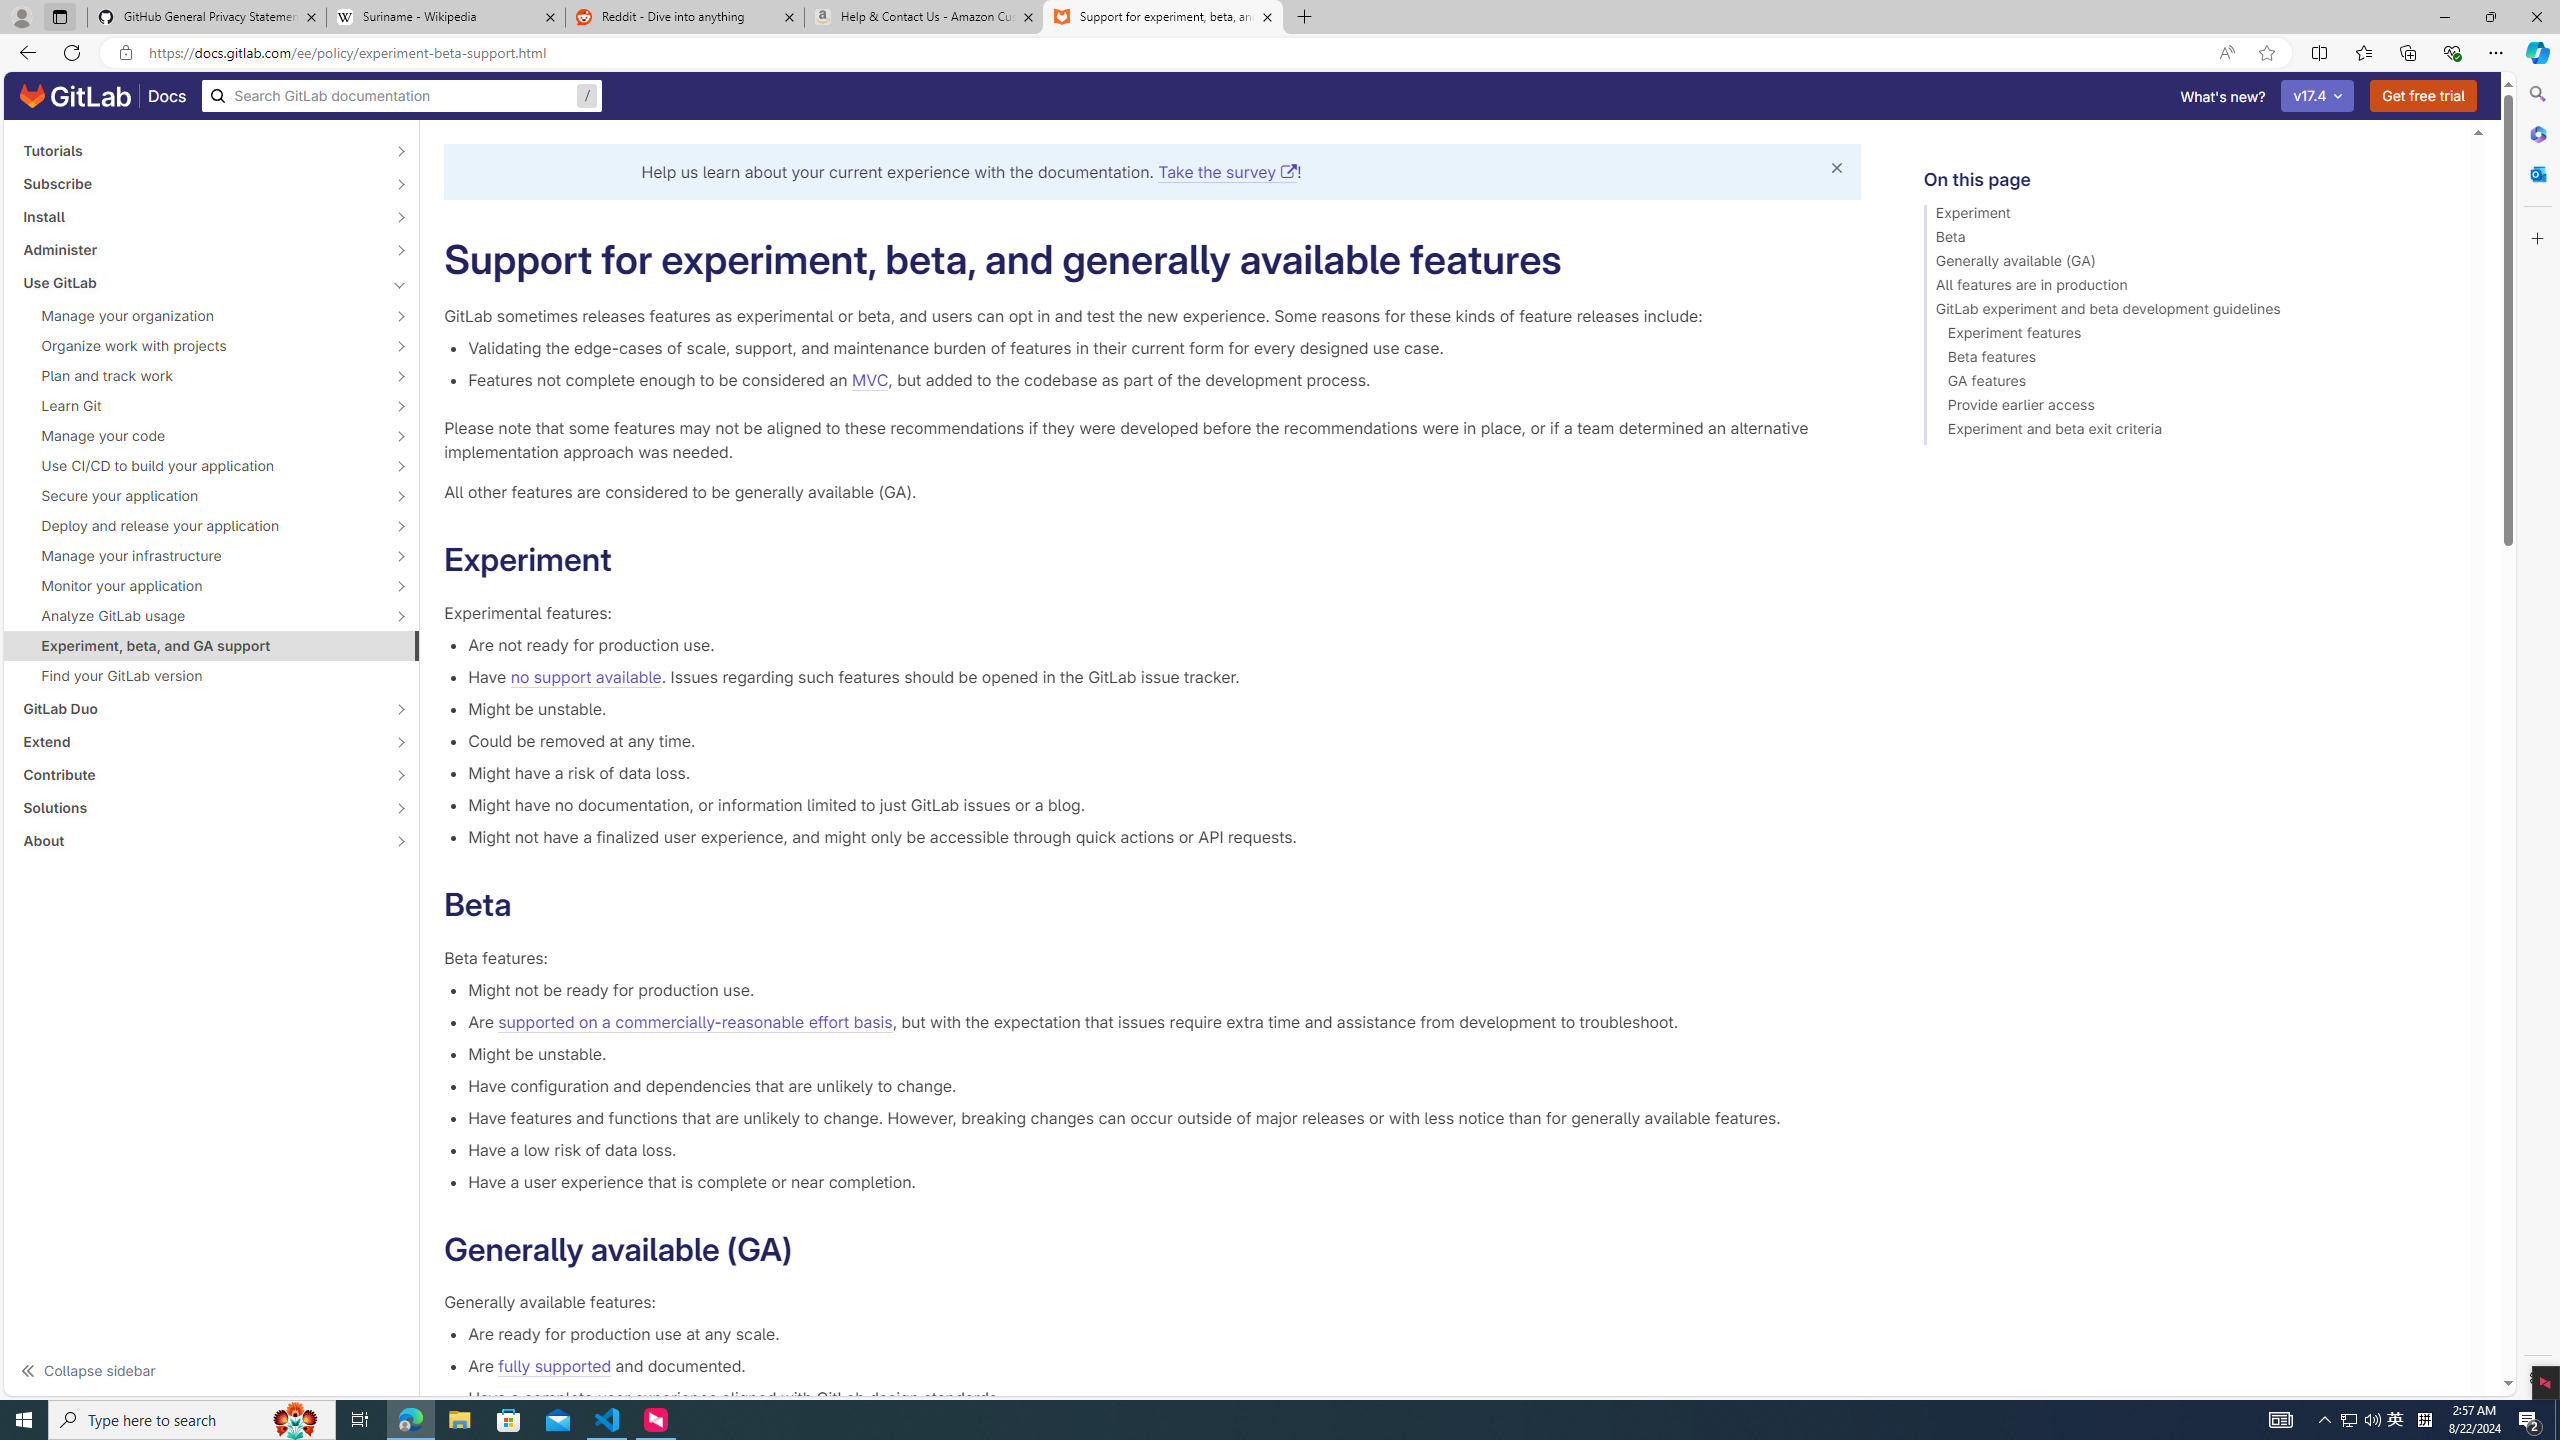 This screenshot has height=1440, width=2560. I want to click on 'Experiment, beta, and GA support', so click(211, 644).